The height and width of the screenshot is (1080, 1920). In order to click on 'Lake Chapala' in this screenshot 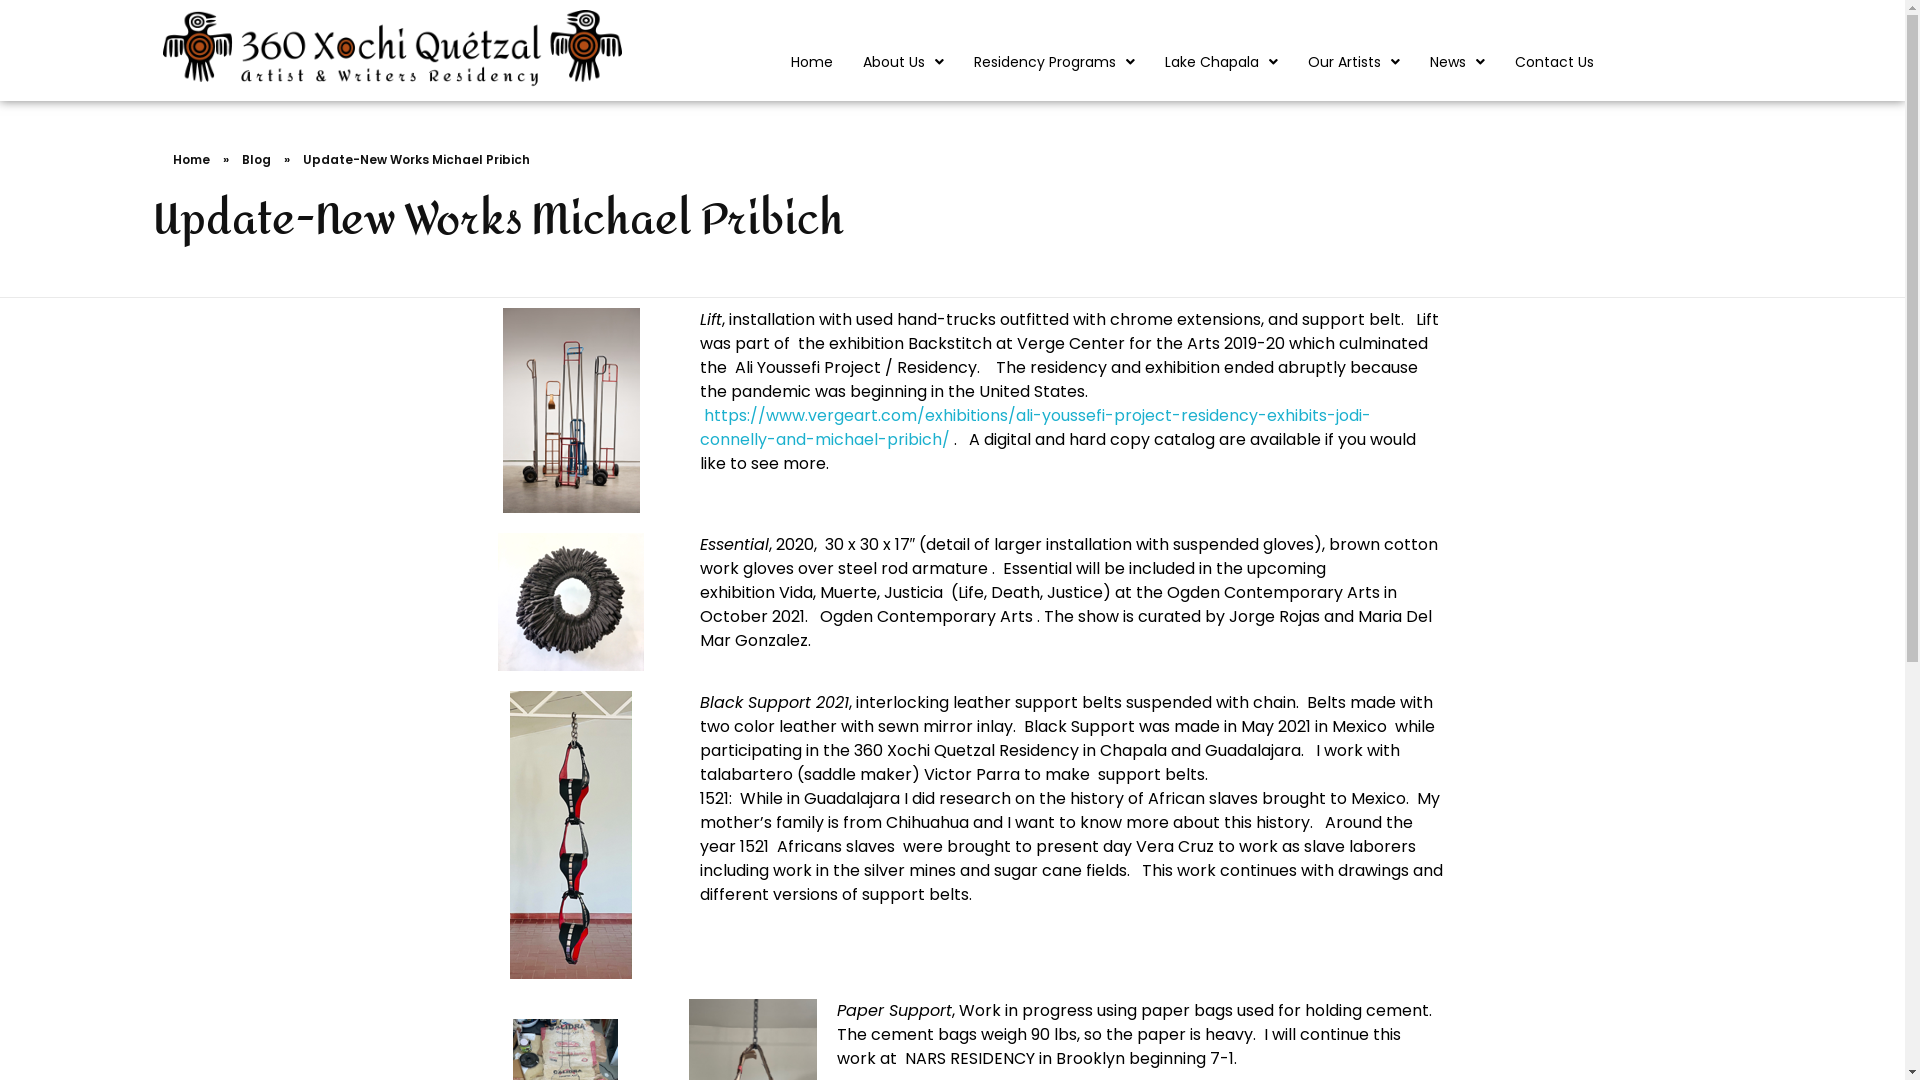, I will do `click(1220, 60)`.